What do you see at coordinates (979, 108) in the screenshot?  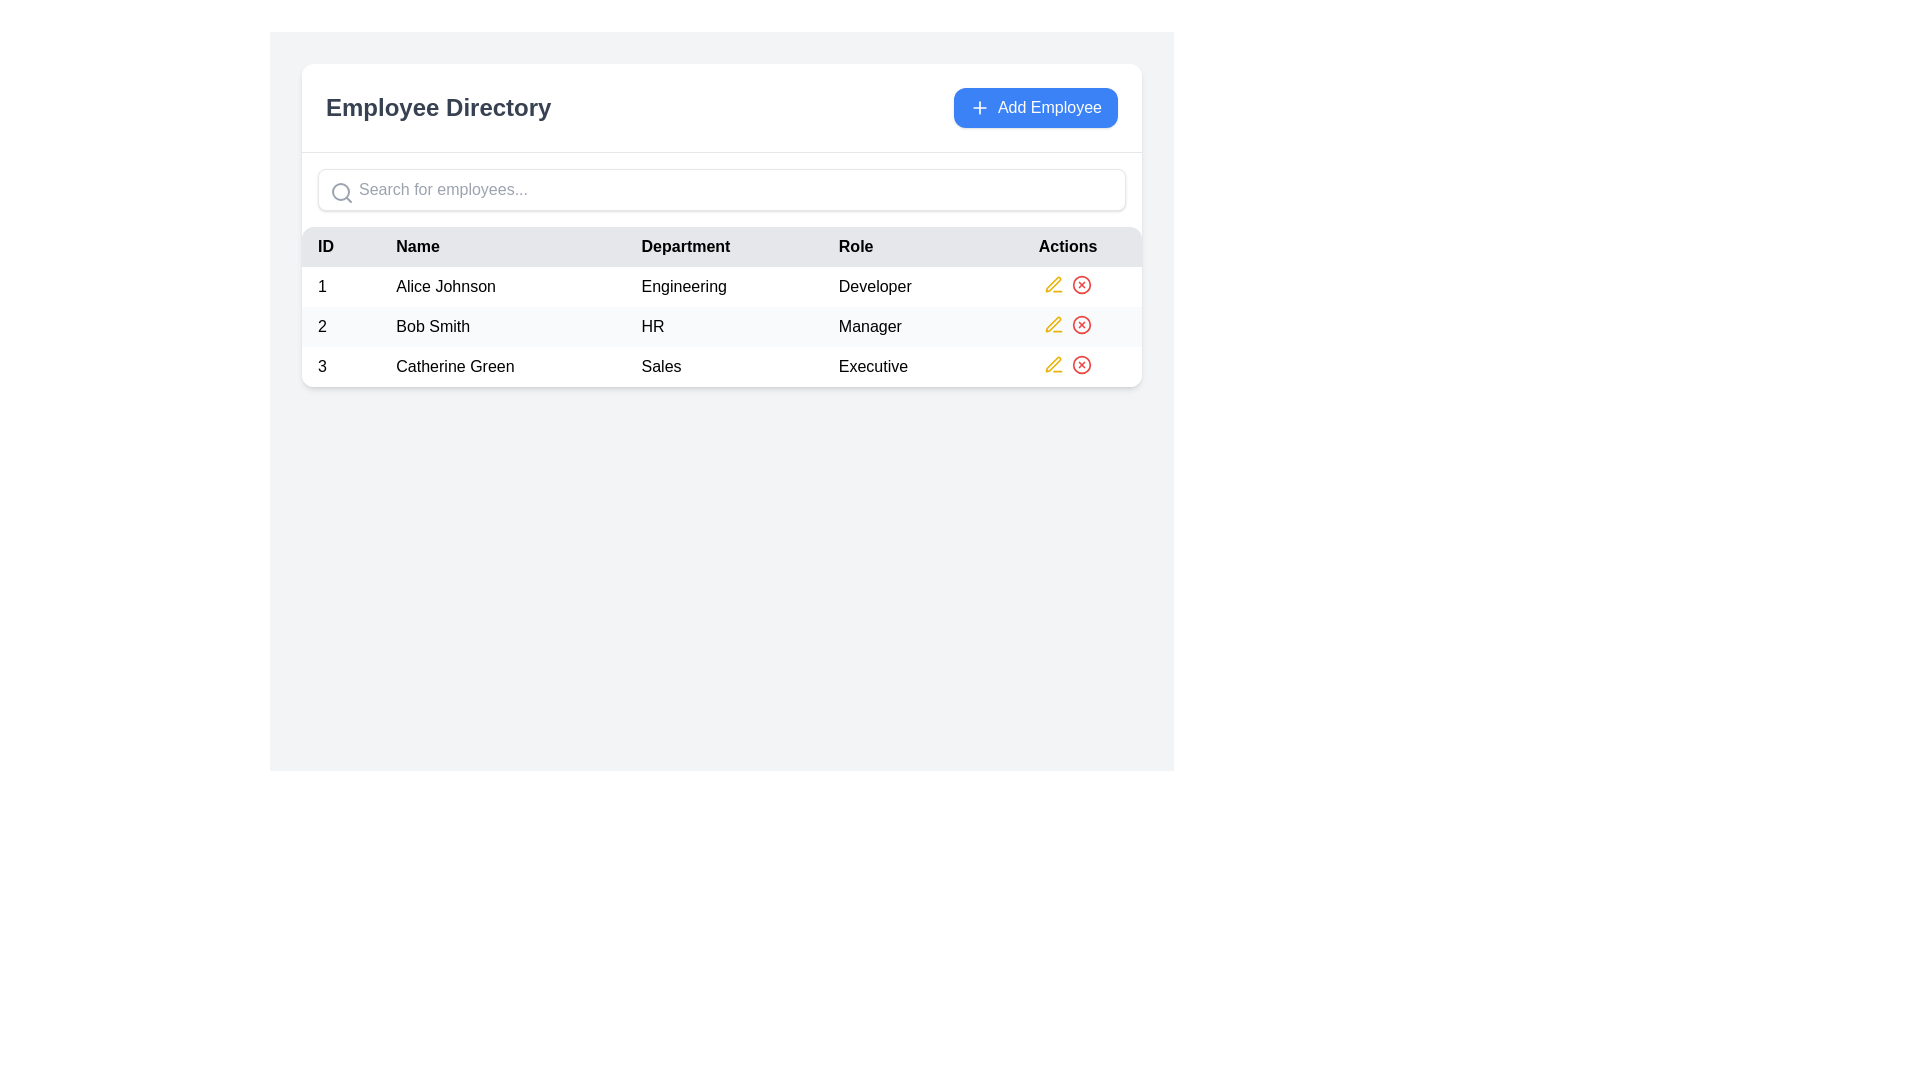 I see `the 'Add Employee' button, which contains a small blue plus sign icon to the left of the text 'Add Employee'` at bounding box center [979, 108].